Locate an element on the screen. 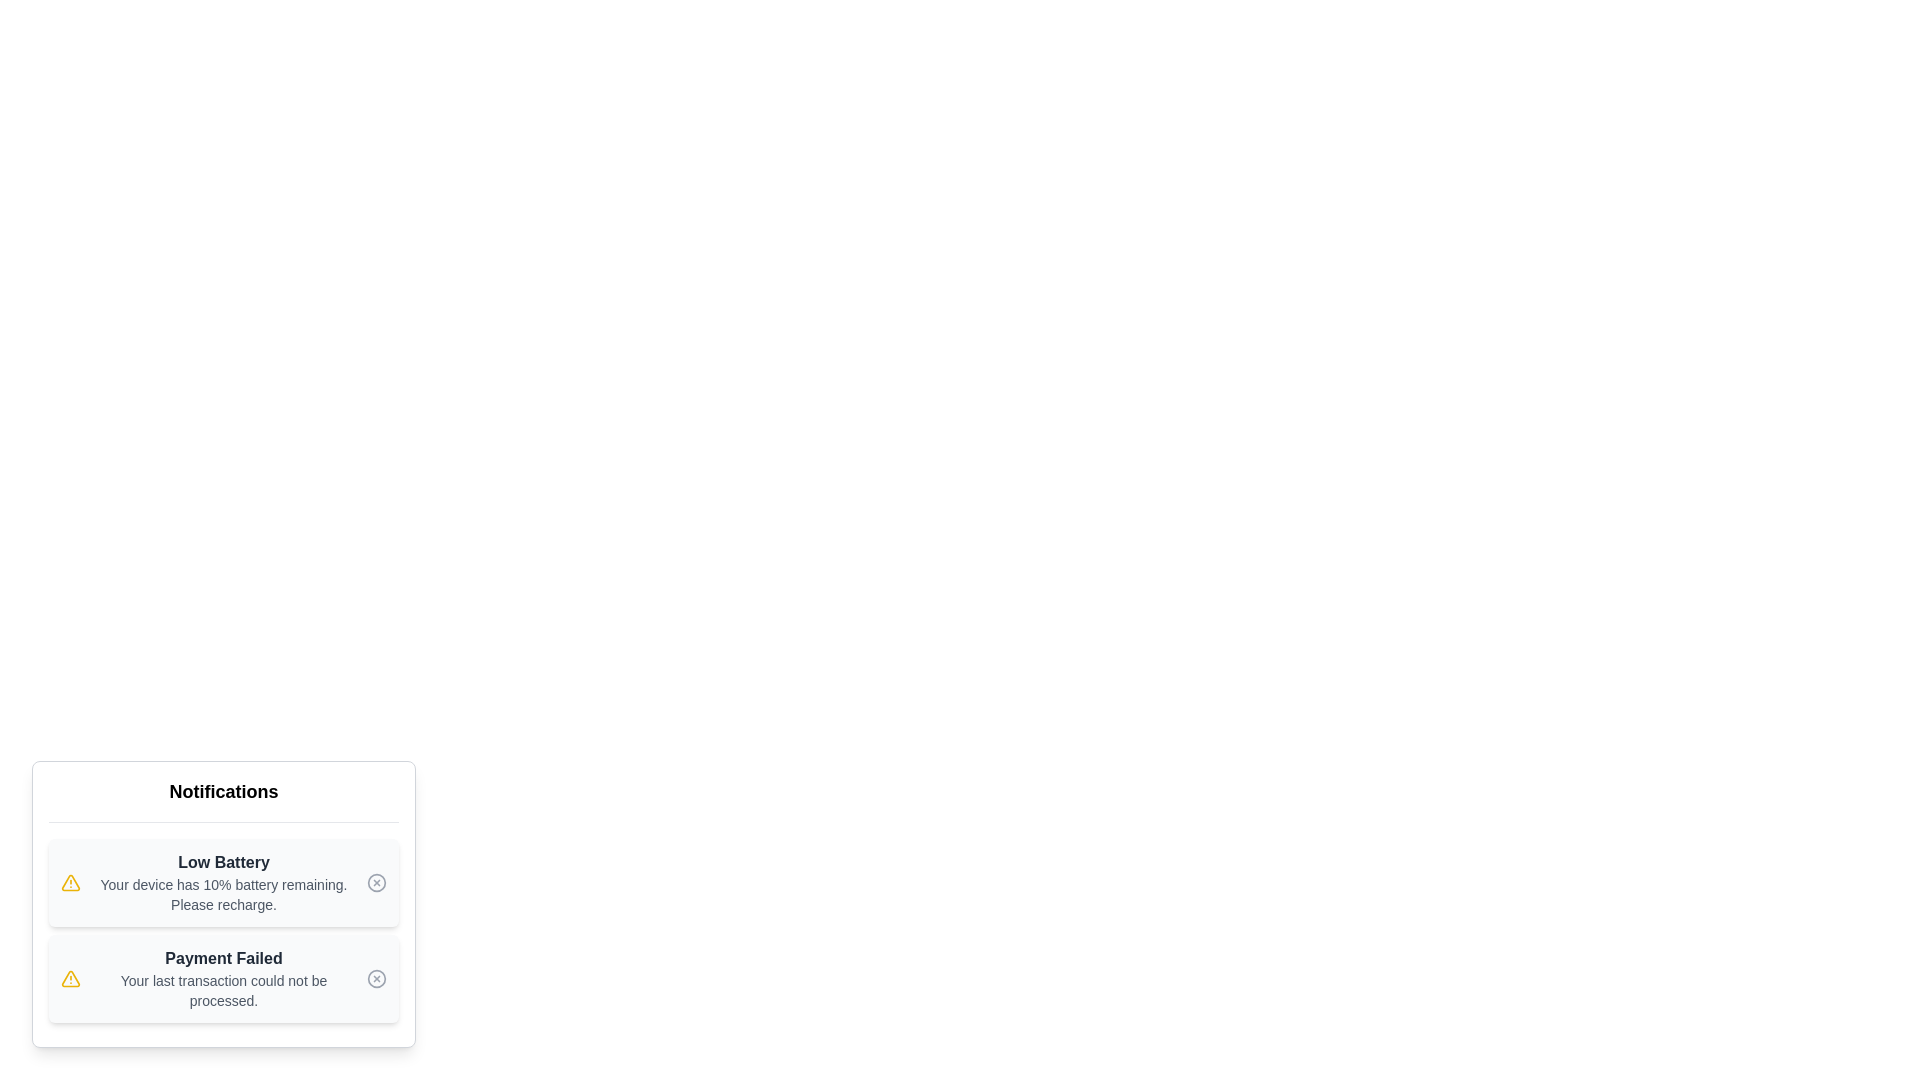  the appearance of the warning icon located on the left side of the text content within the 'Low Battery' notification card is located at coordinates (71, 882).